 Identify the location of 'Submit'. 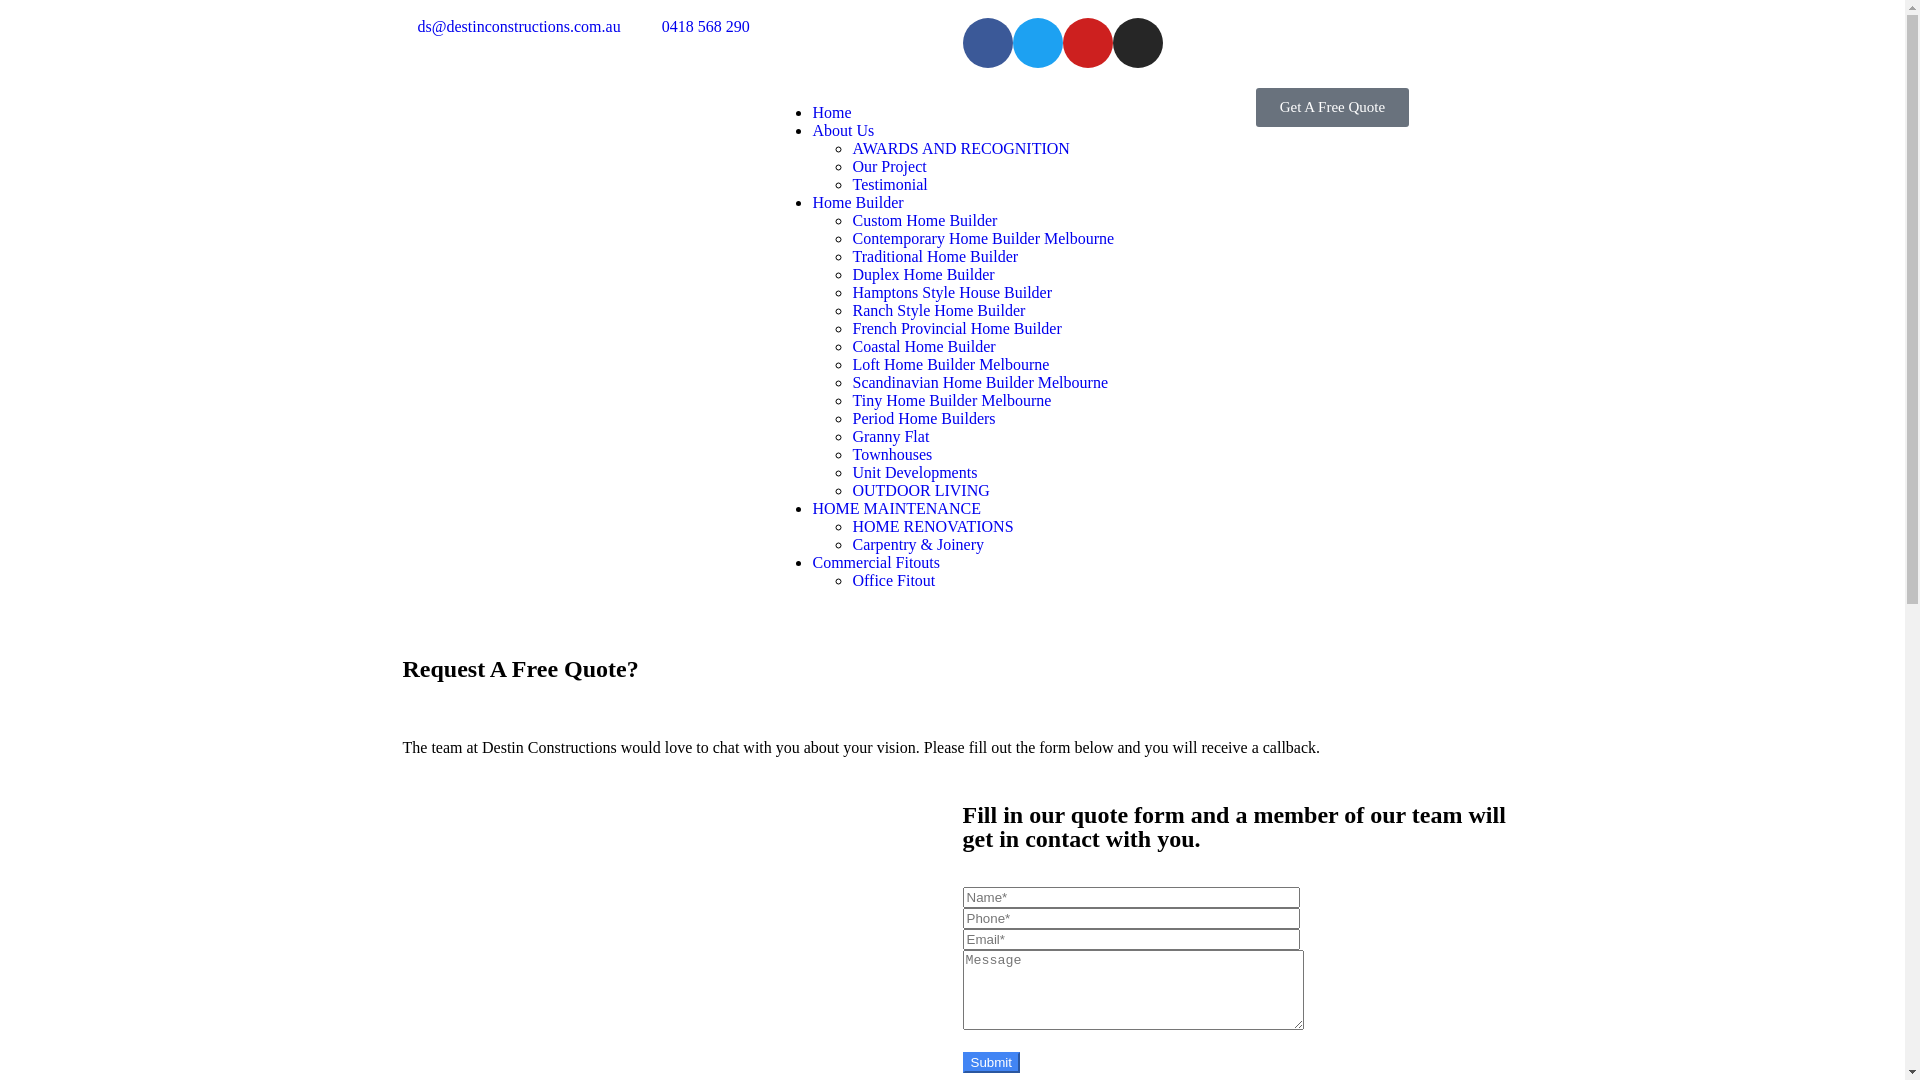
(990, 1061).